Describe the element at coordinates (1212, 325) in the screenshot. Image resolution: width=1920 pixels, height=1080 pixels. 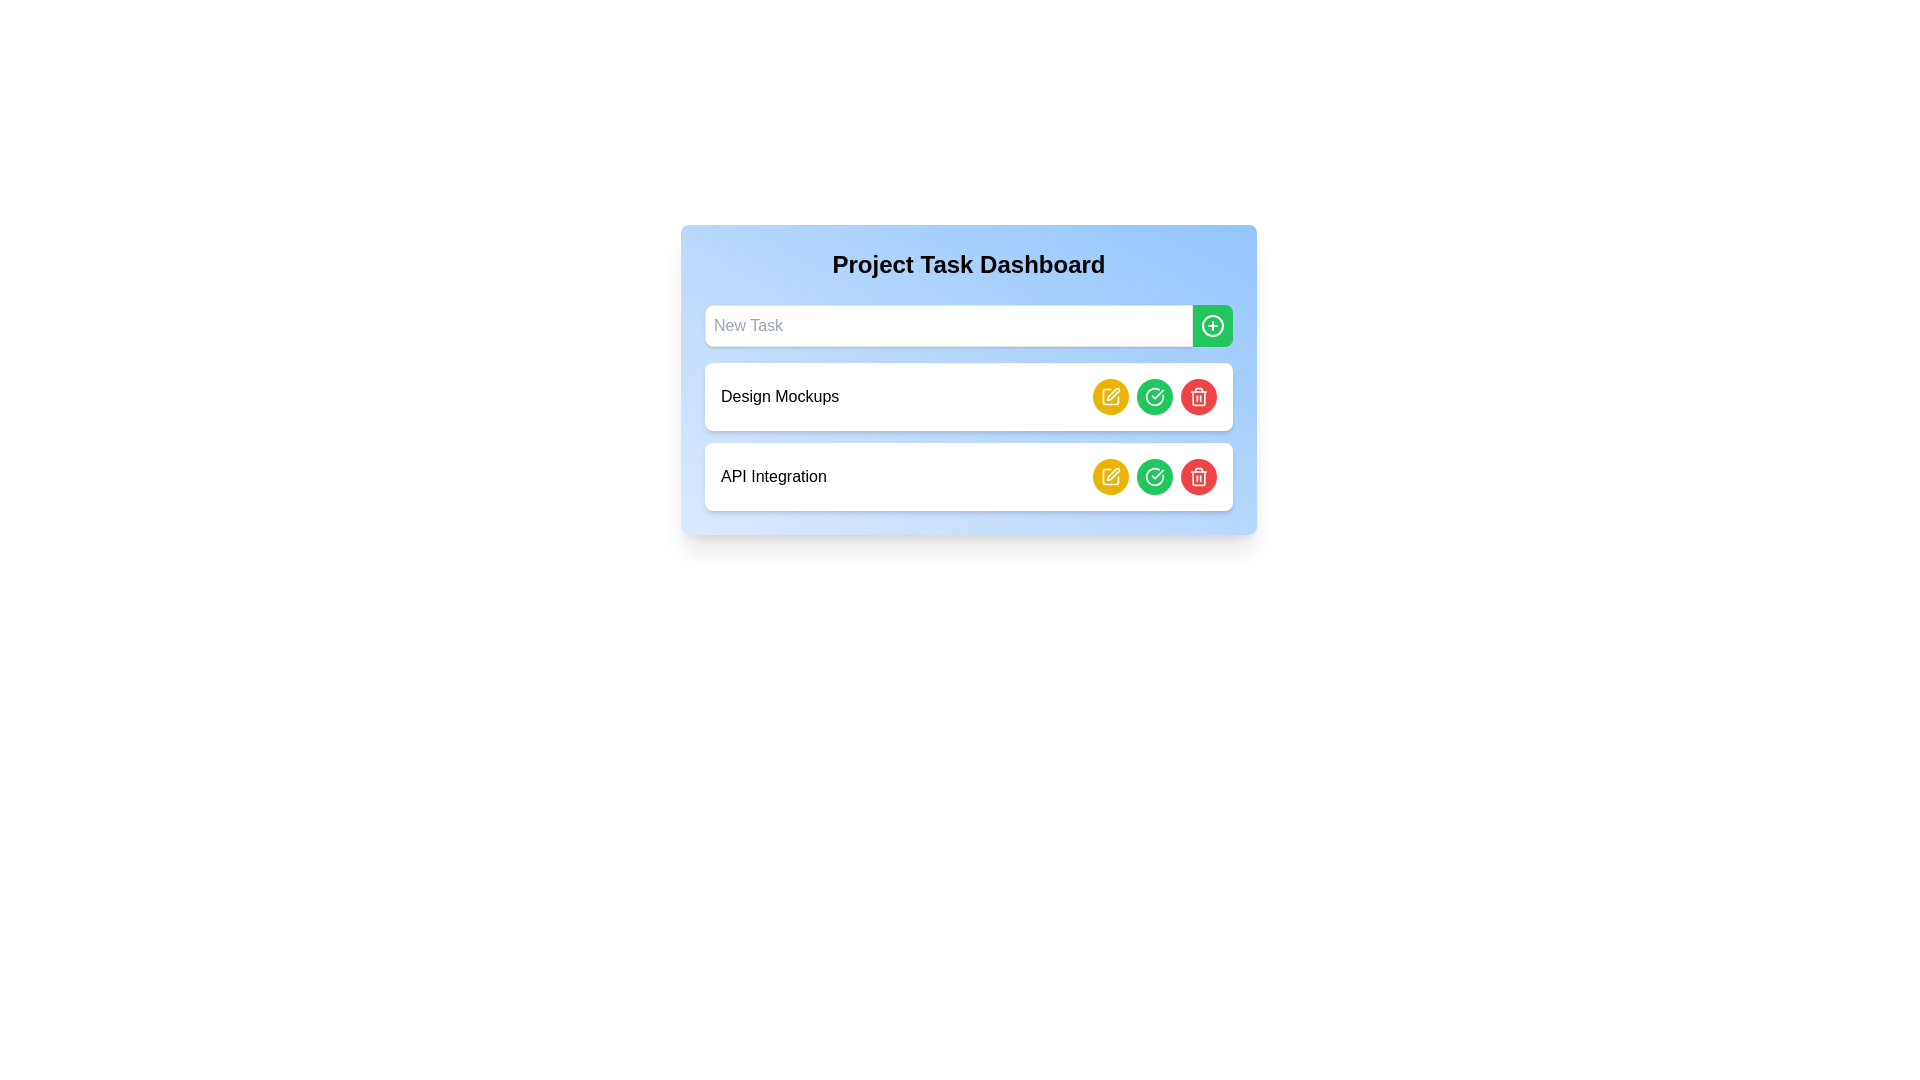
I see `the button containing the SVG graphic element (circle) that serves as the outer circular boundary of a plus icon for adding a new task` at that location.